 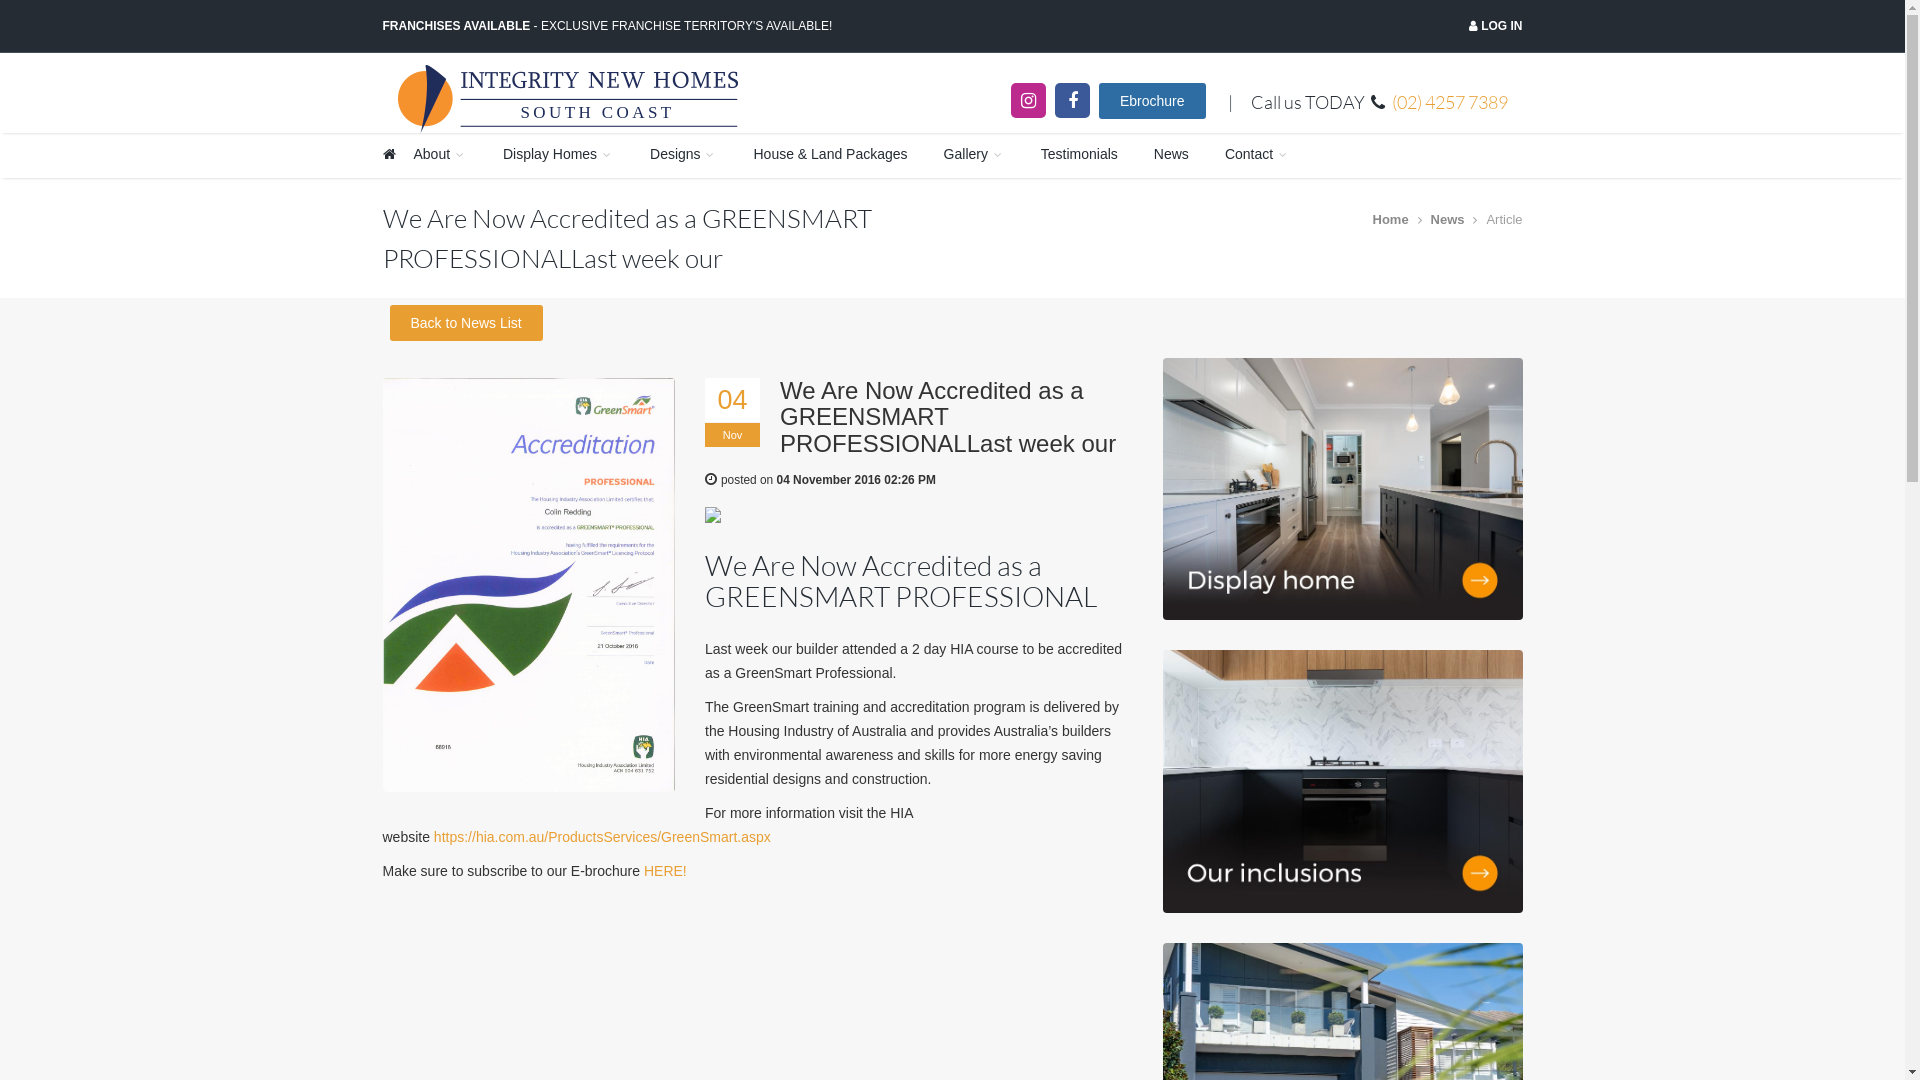 What do you see at coordinates (439, 154) in the screenshot?
I see `'About'` at bounding box center [439, 154].